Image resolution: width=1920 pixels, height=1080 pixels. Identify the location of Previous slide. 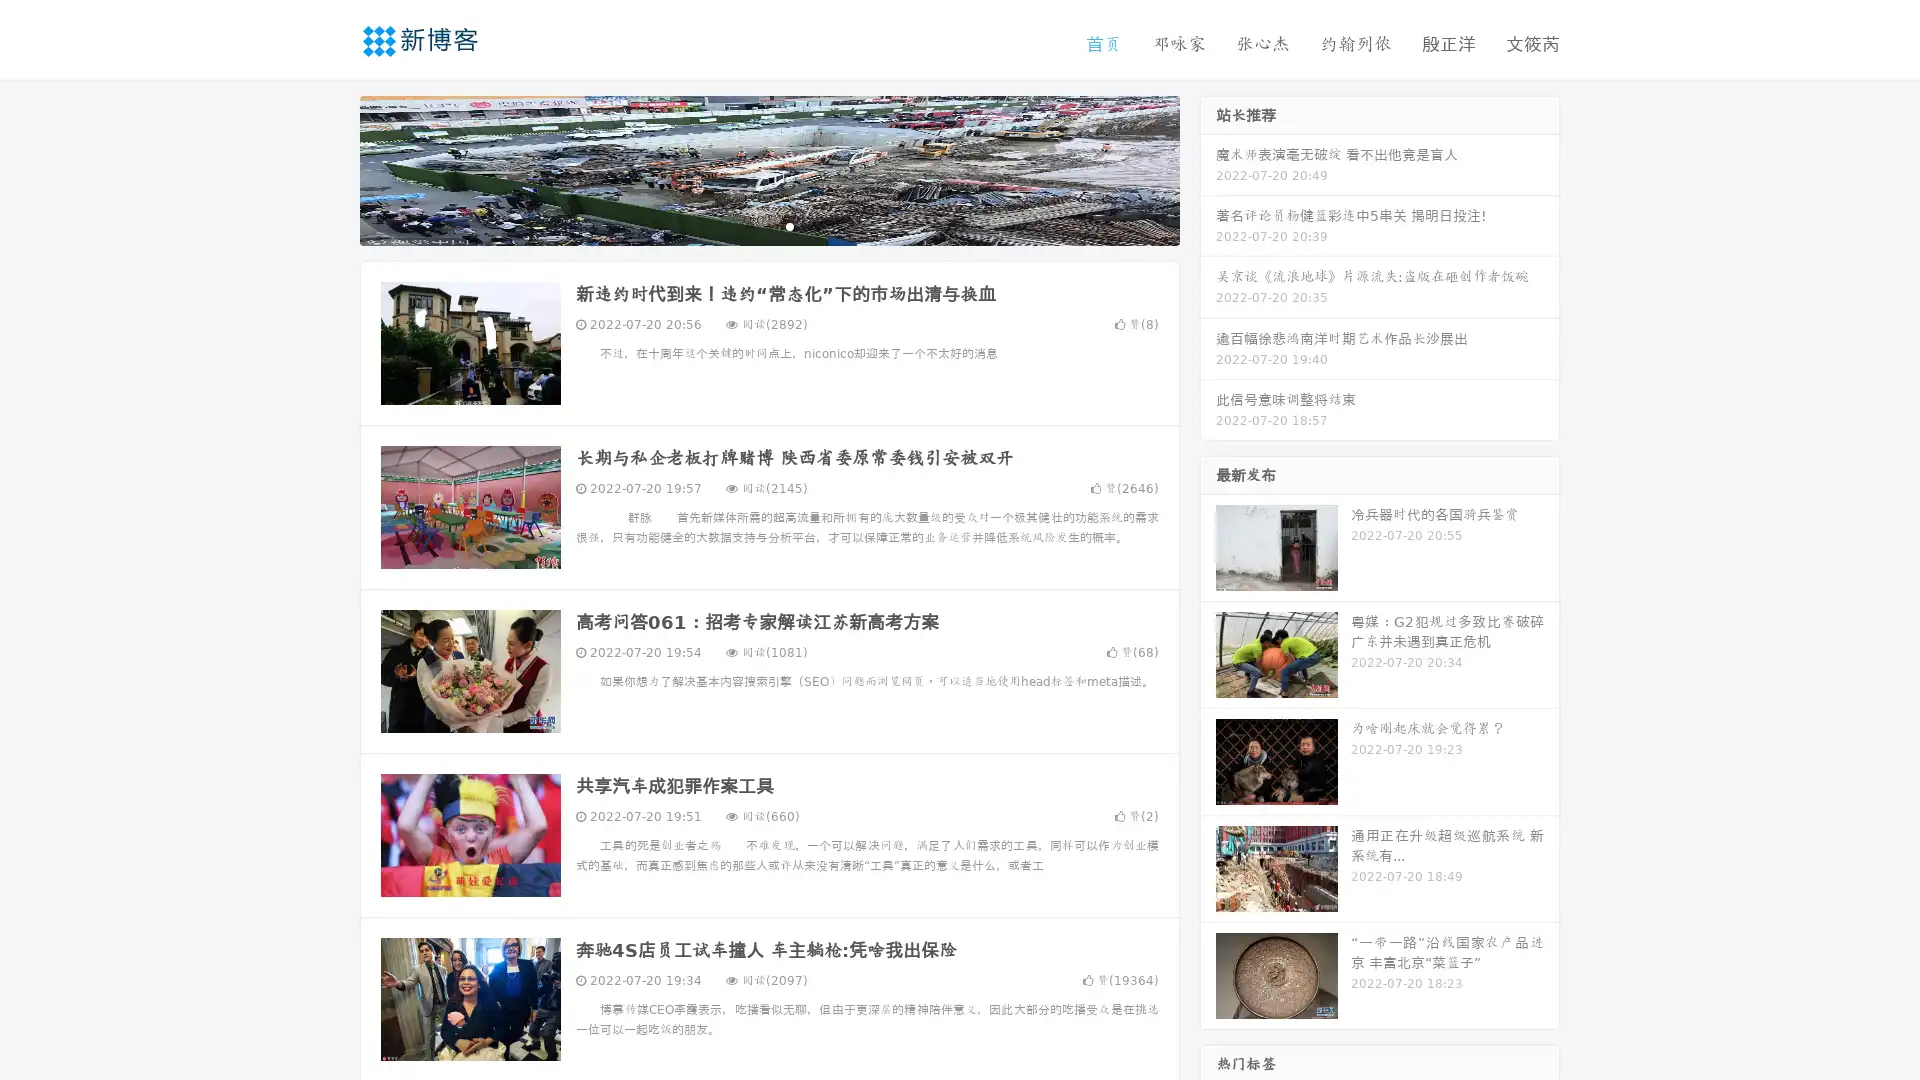
(330, 168).